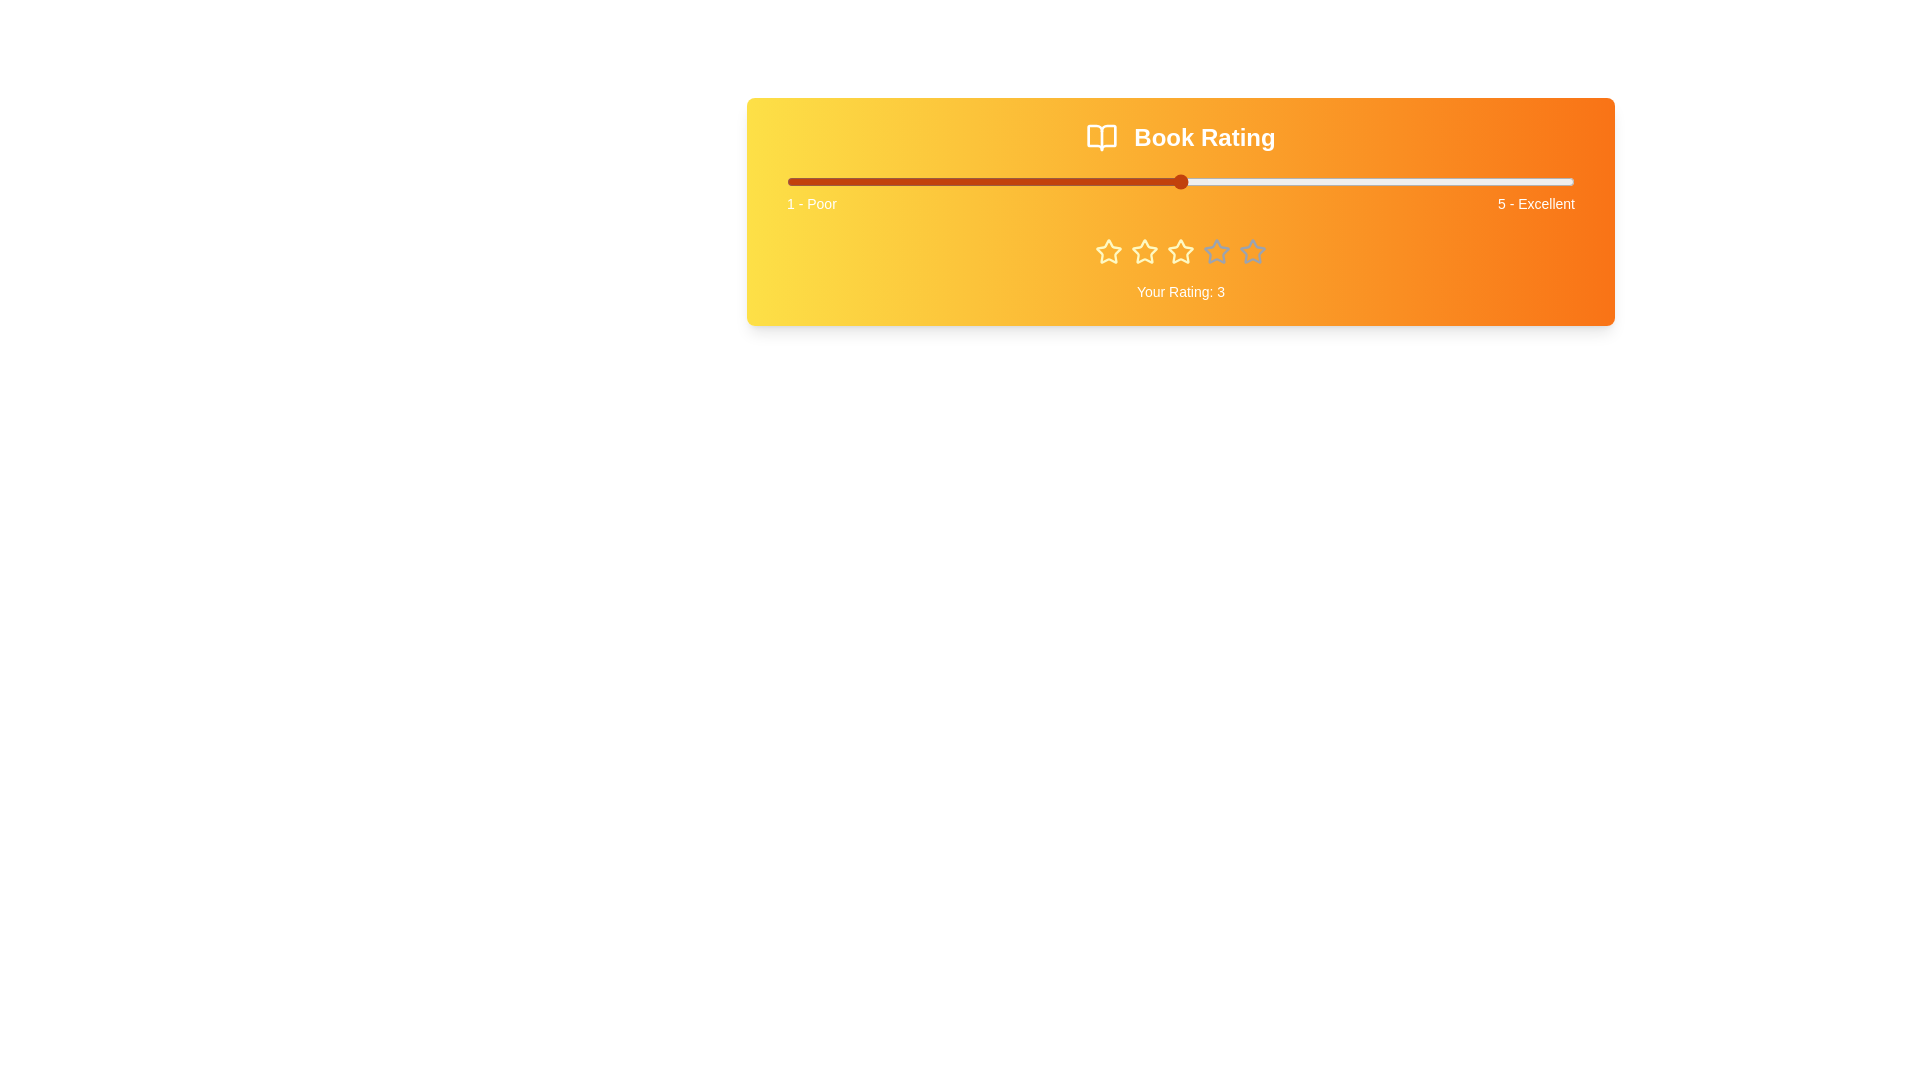 This screenshot has width=1920, height=1080. What do you see at coordinates (1107, 250) in the screenshot?
I see `the third star icon` at bounding box center [1107, 250].